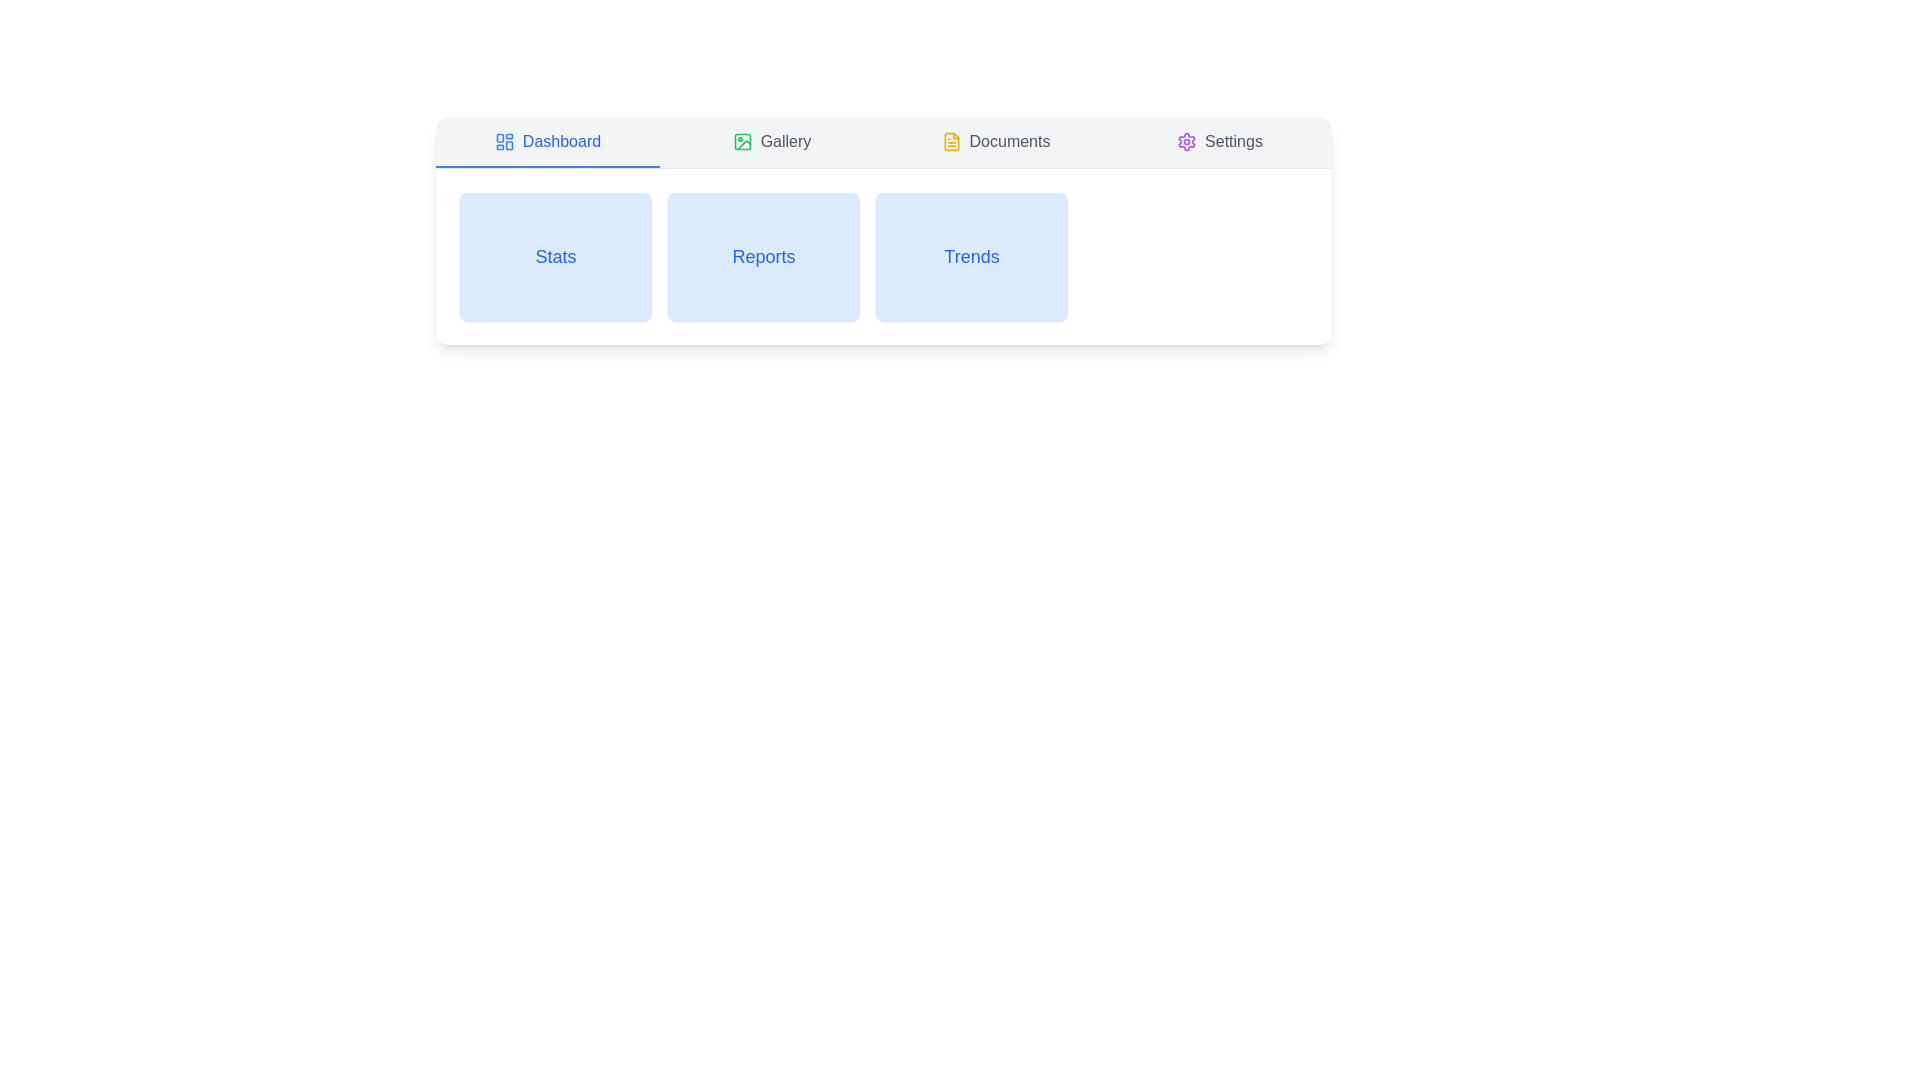  Describe the element at coordinates (1218, 141) in the screenshot. I see `the 'Settings' navigation item, which features a purple gear icon and is the fourth item in the navigation bar` at that location.